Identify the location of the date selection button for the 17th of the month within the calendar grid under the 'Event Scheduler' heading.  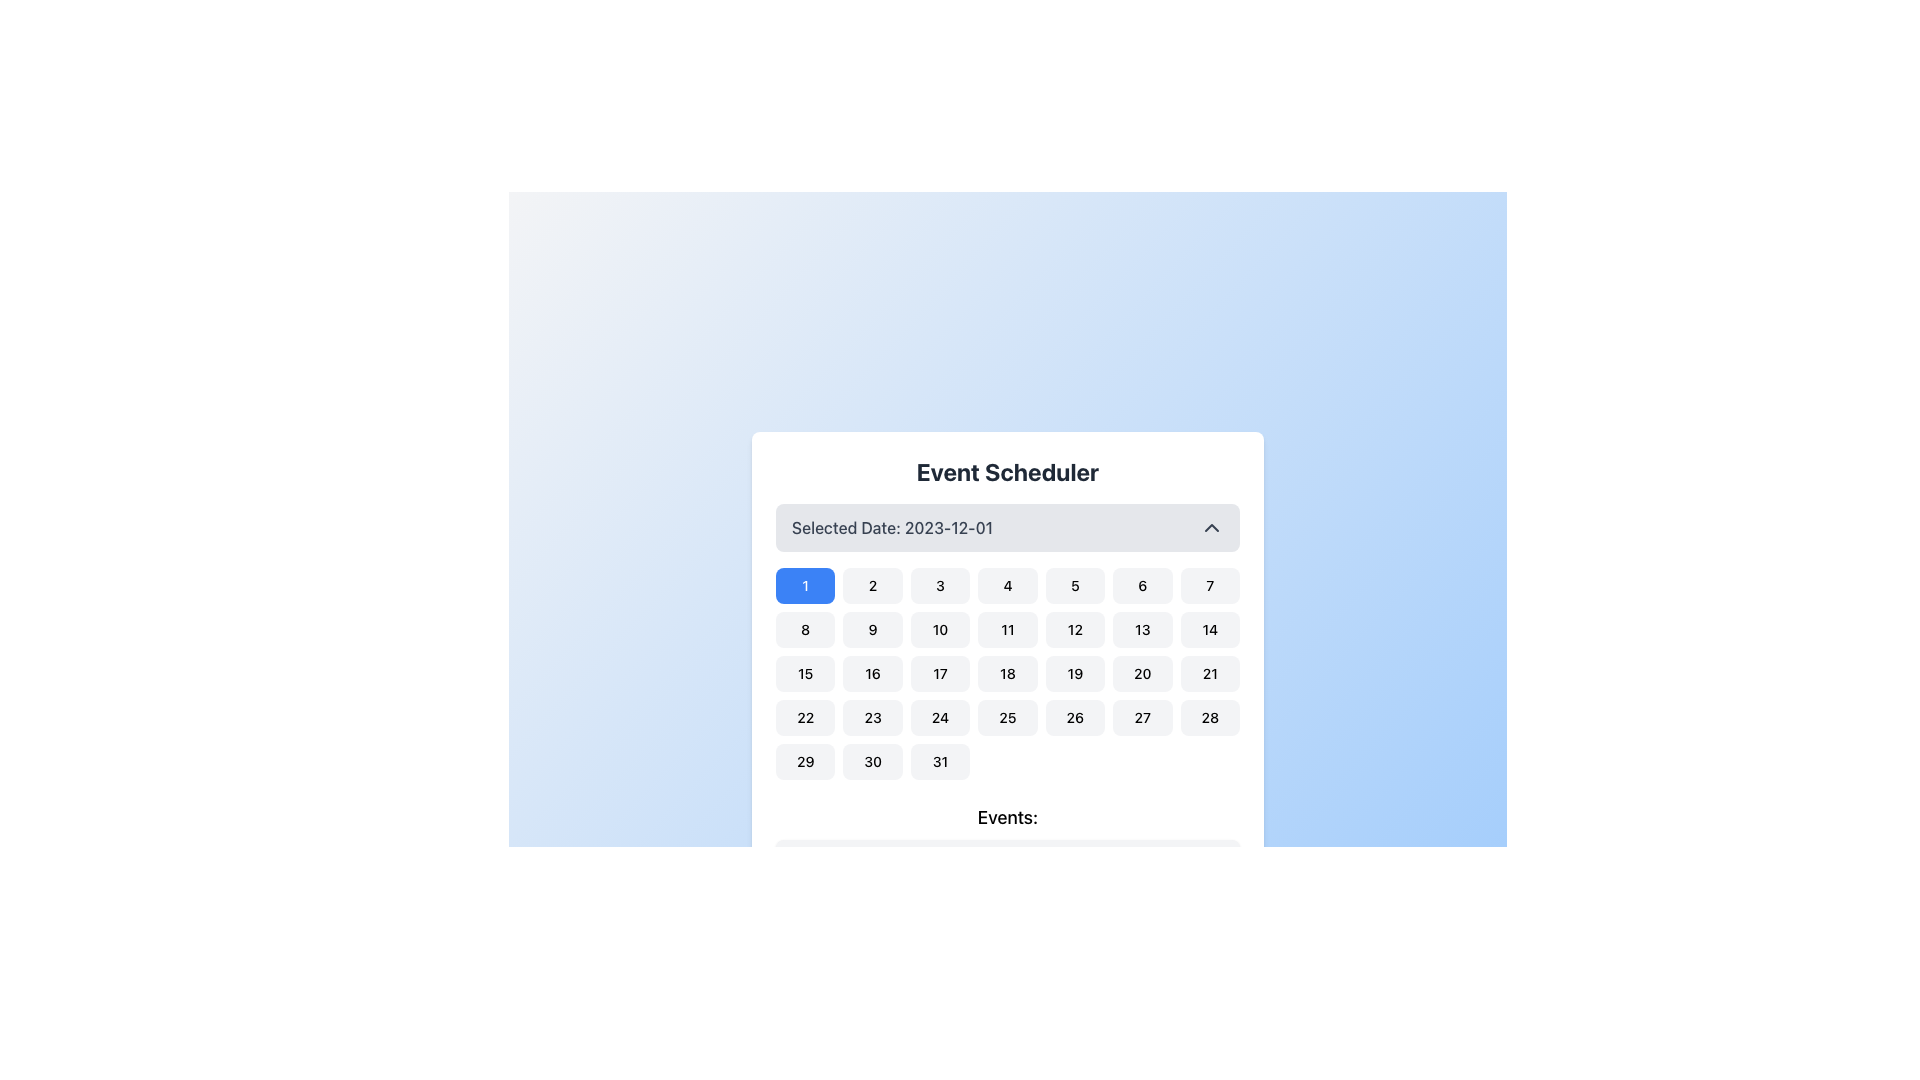
(939, 674).